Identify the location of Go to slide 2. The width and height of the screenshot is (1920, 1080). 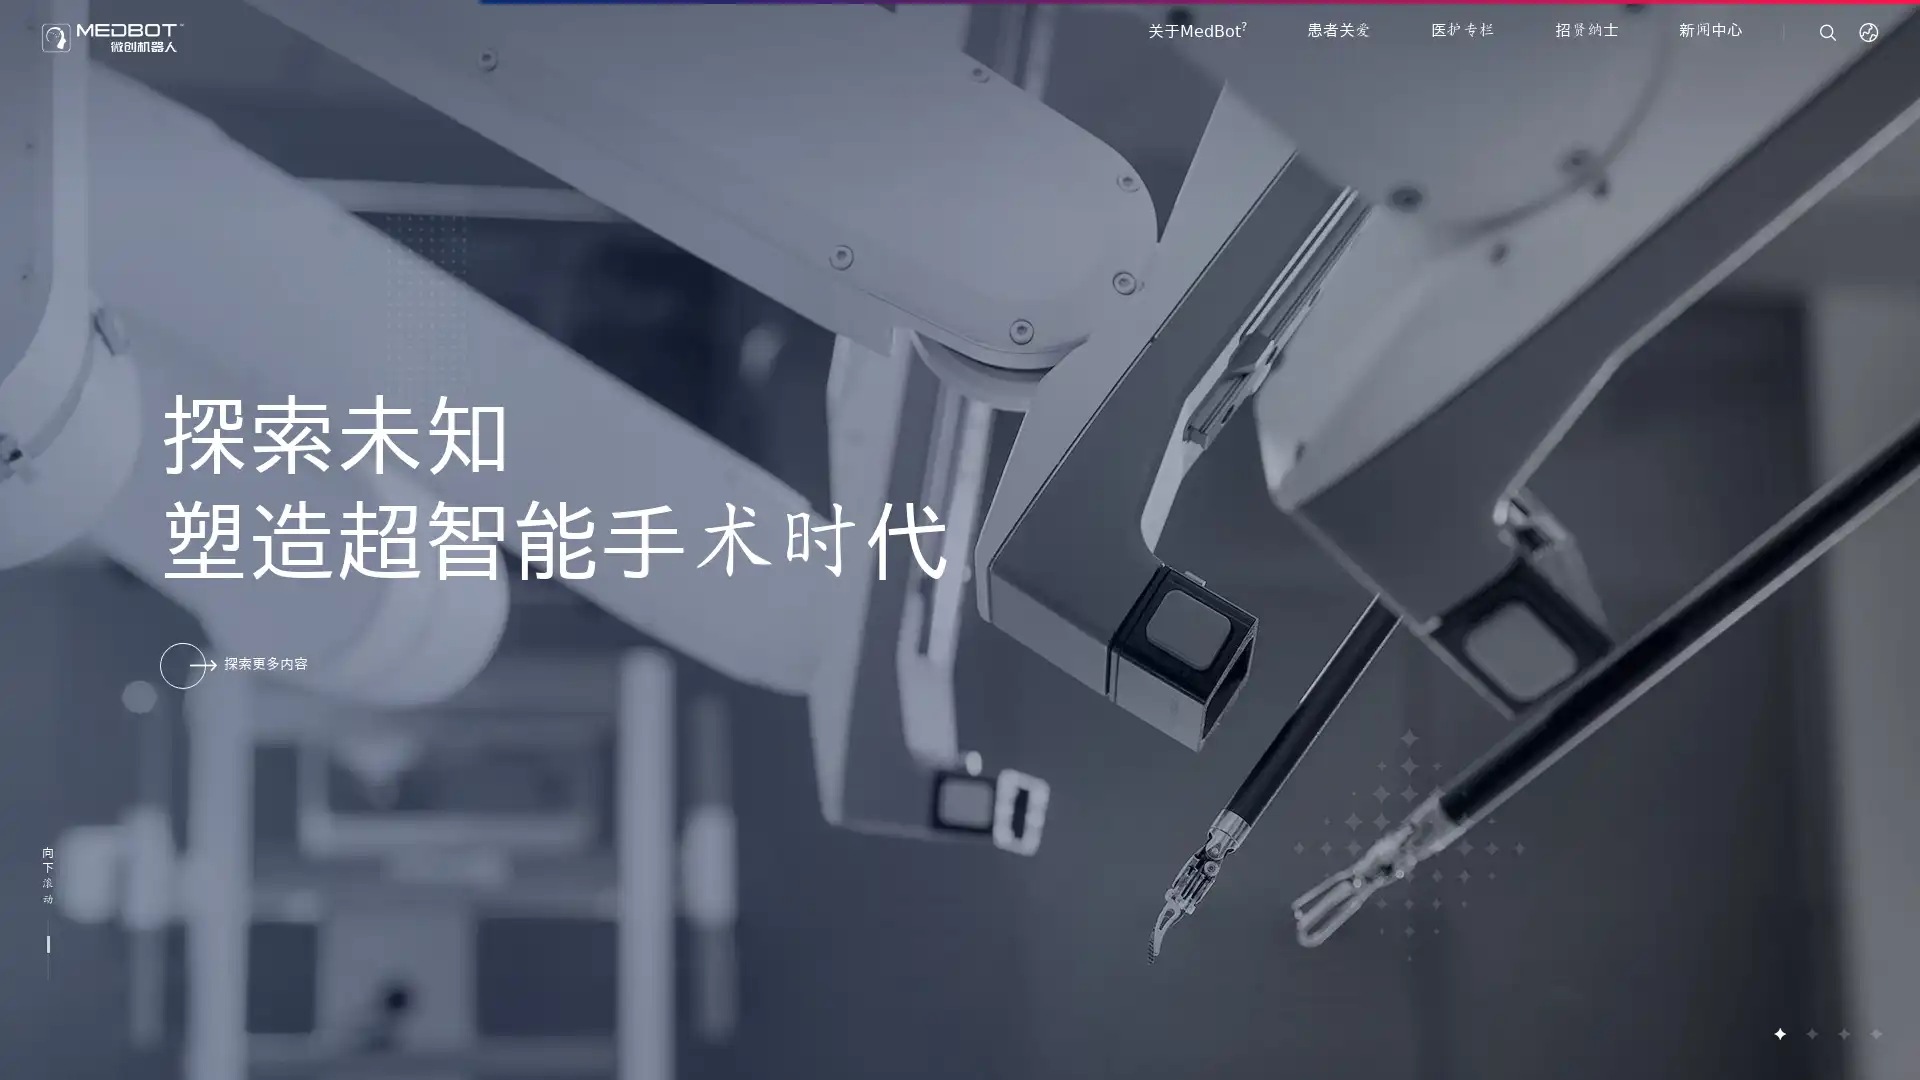
(1810, 1033).